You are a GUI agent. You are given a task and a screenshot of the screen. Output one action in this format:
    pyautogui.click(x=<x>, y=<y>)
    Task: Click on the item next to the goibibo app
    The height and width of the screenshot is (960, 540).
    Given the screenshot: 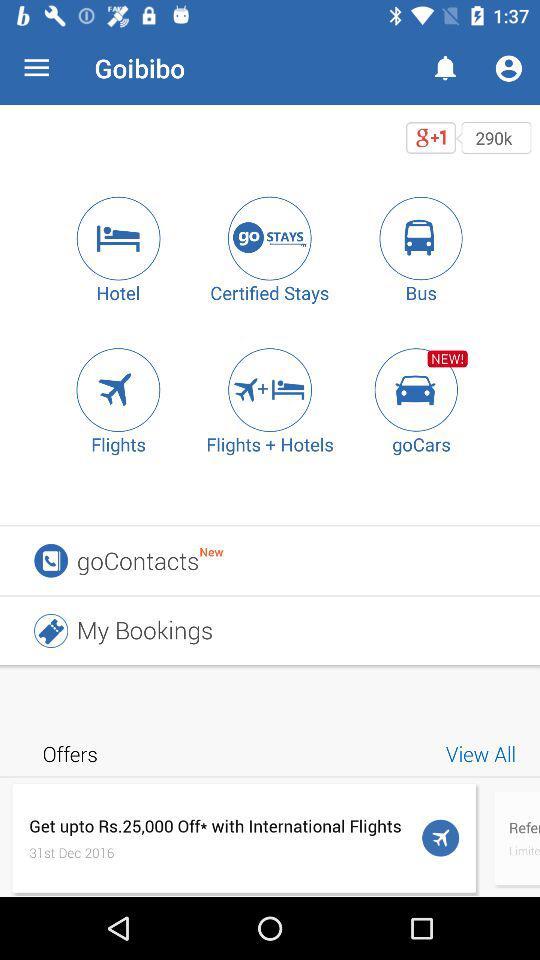 What is the action you would take?
    pyautogui.click(x=36, y=68)
    